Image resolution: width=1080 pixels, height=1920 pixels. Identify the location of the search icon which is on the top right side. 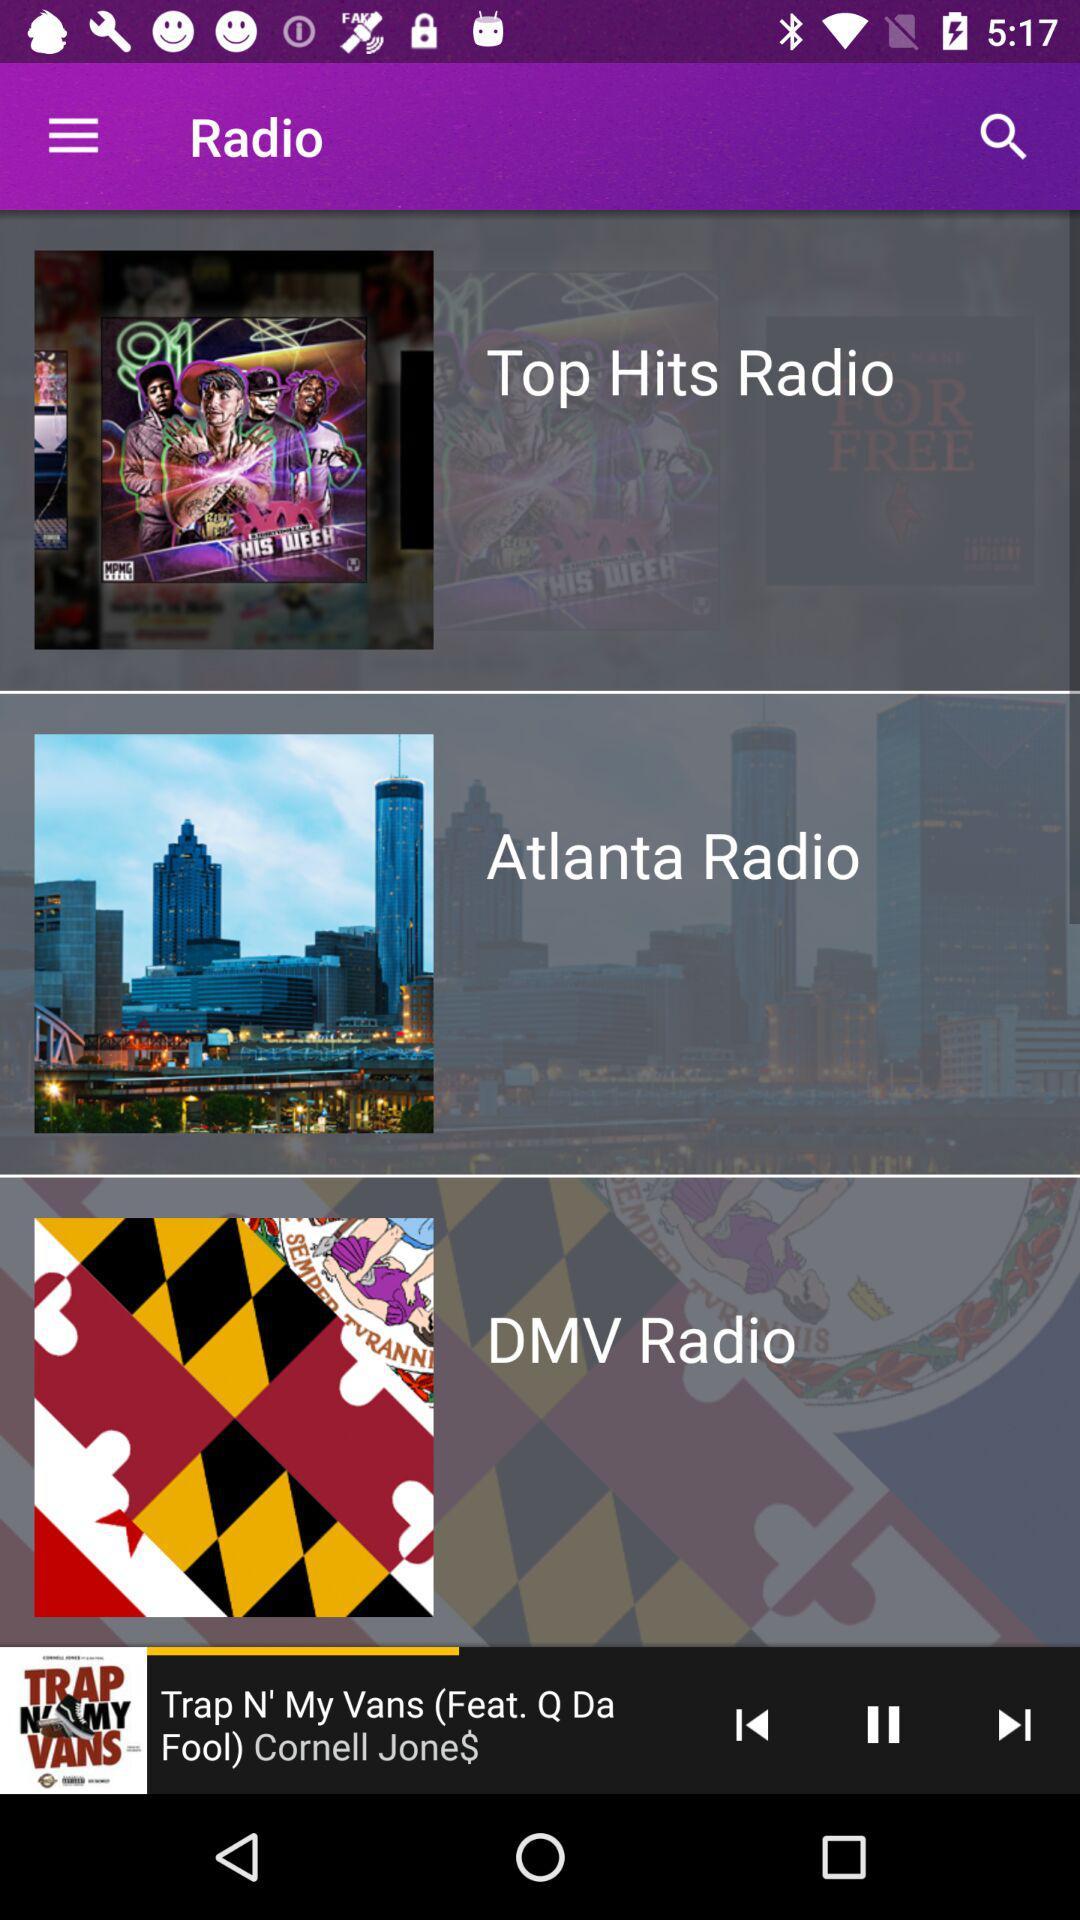
(1003, 136).